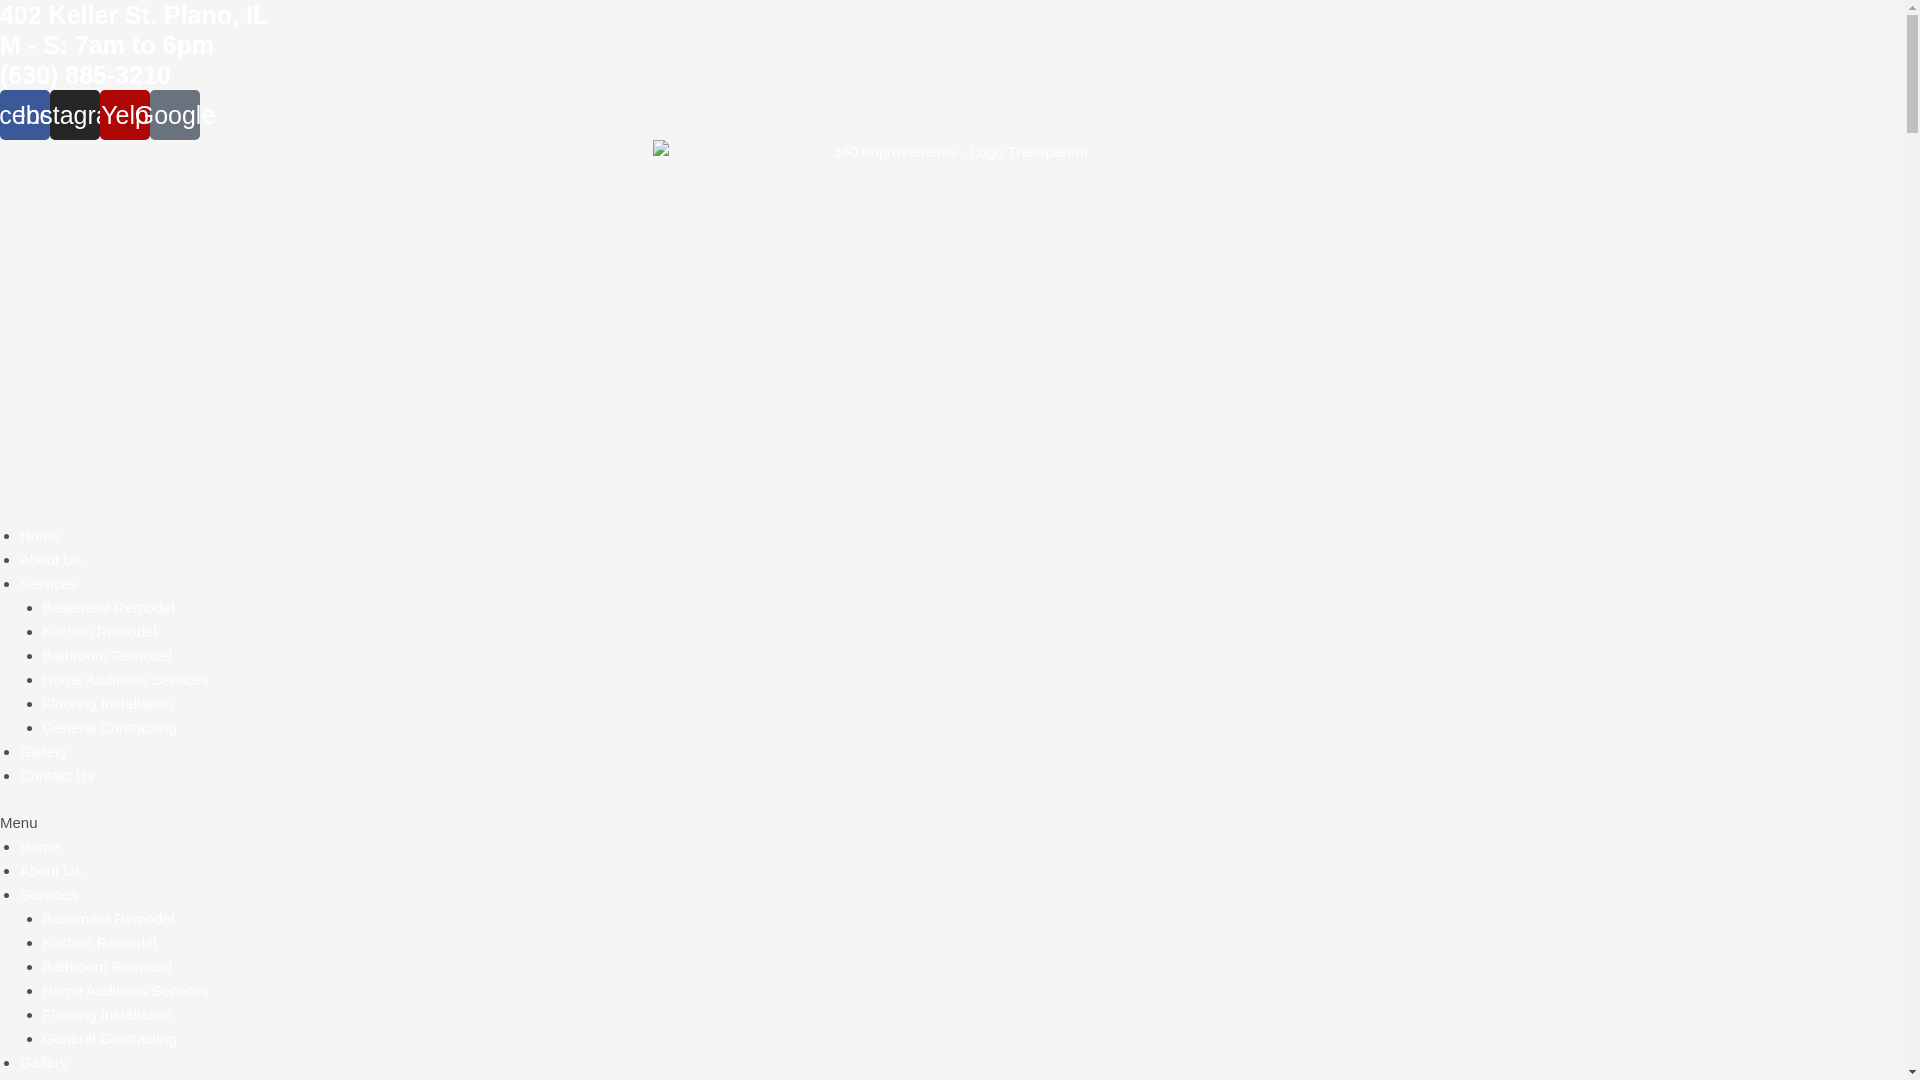  What do you see at coordinates (133, 15) in the screenshot?
I see `'402 Keller St. Plano, IL'` at bounding box center [133, 15].